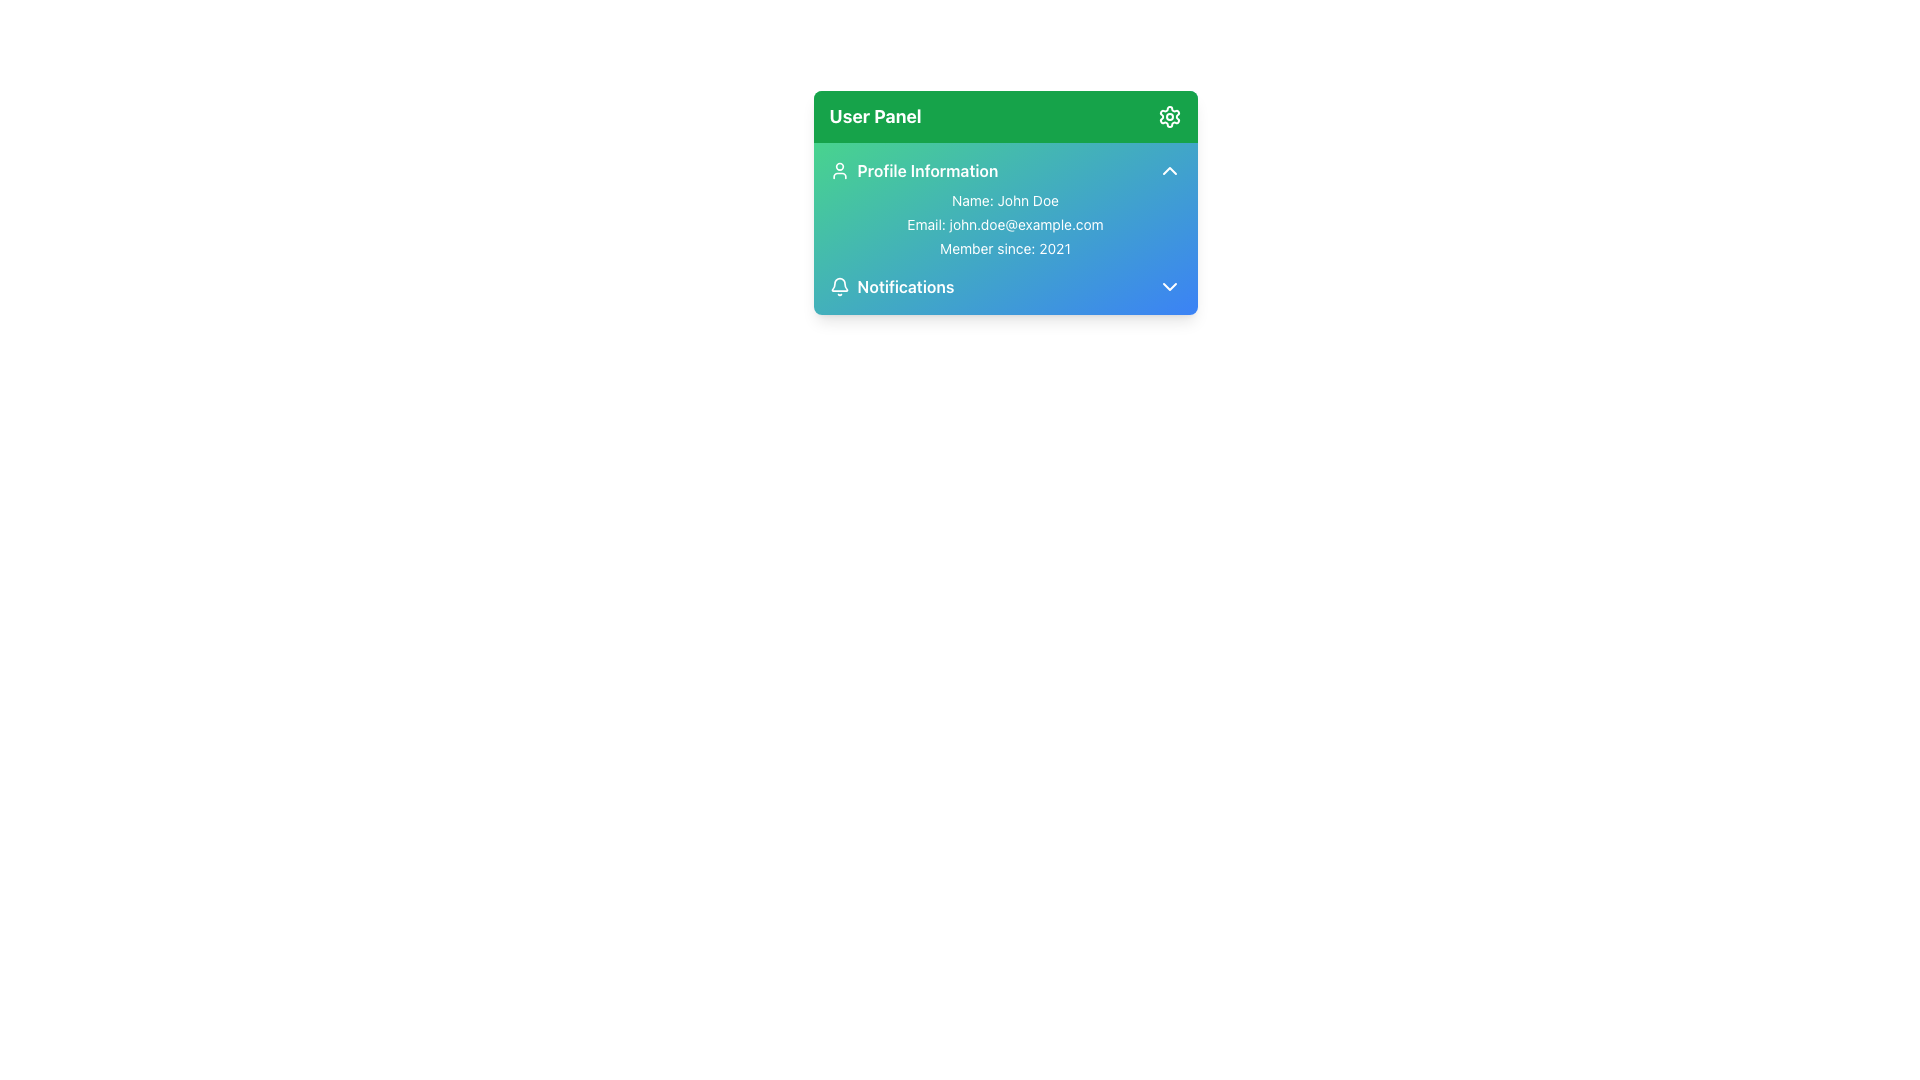  Describe the element at coordinates (1005, 224) in the screenshot. I see `static text element displaying user information, which includes 'Name: John Doe,' 'Email: john.doe@example.com,' and 'Member since: 2021.' This element is located in the 'Profile Information' section of the 'User Panel' card` at that location.